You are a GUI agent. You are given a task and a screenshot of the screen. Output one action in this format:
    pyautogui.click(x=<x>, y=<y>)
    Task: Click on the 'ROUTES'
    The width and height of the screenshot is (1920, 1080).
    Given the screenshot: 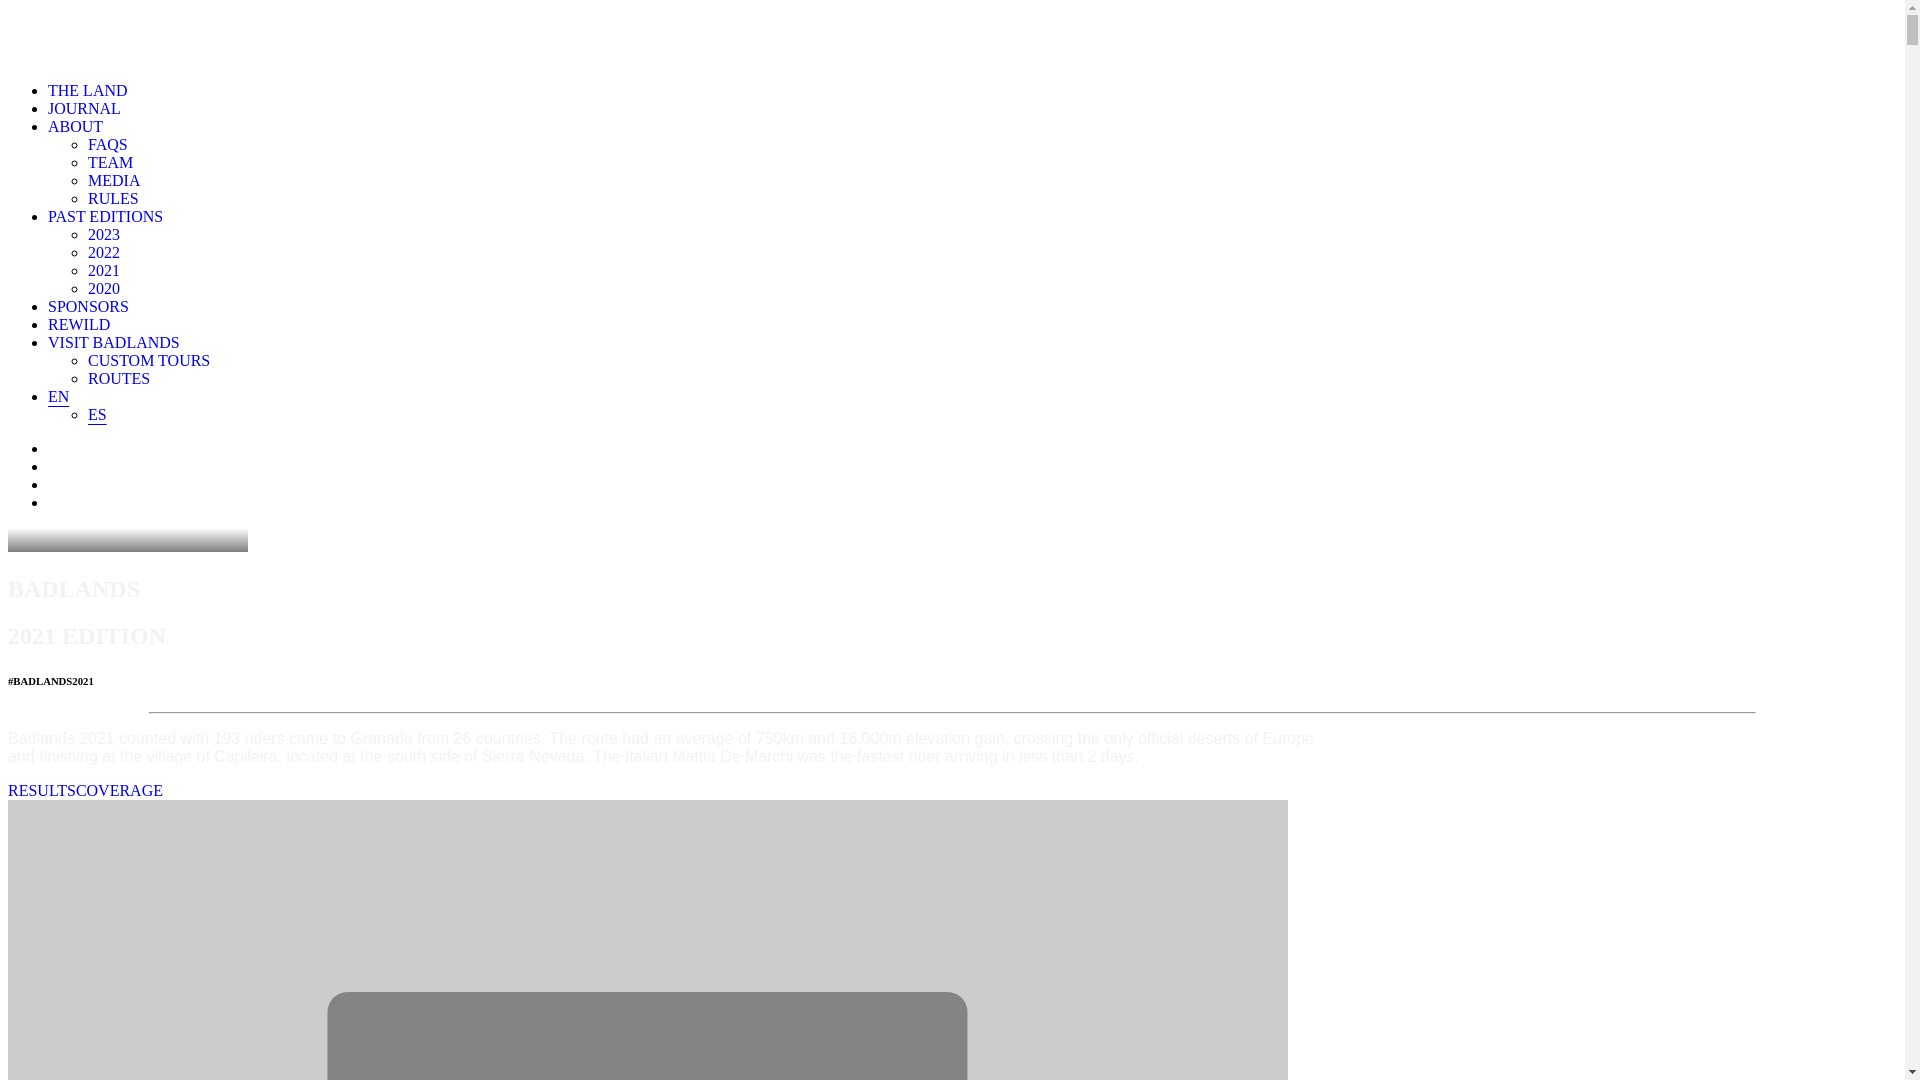 What is the action you would take?
    pyautogui.click(x=86, y=378)
    